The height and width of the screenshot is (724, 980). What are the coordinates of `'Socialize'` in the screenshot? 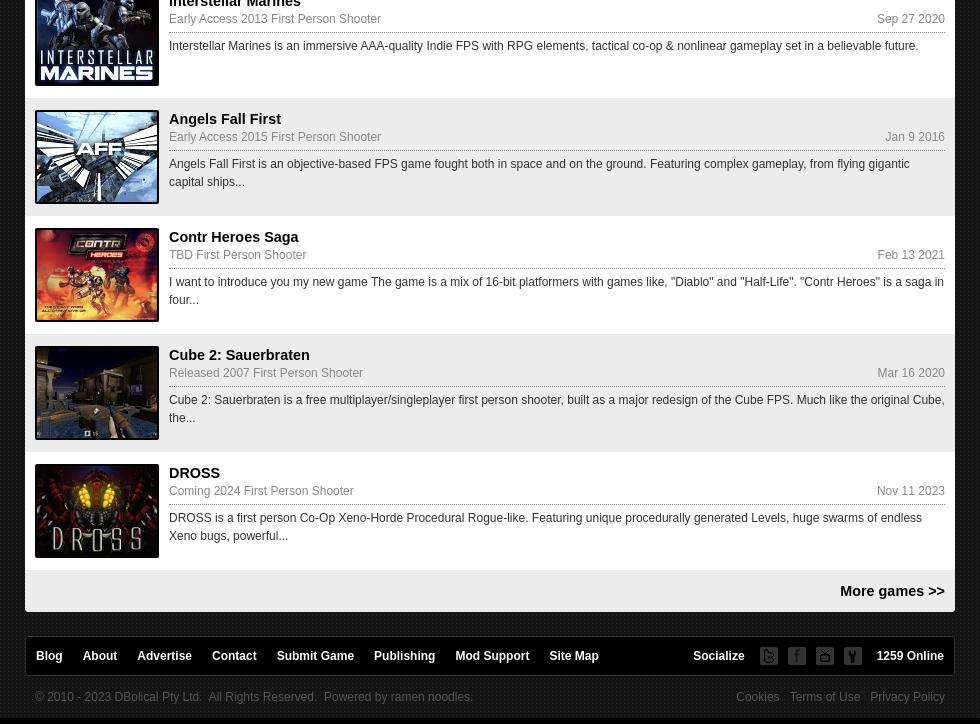 It's located at (718, 655).